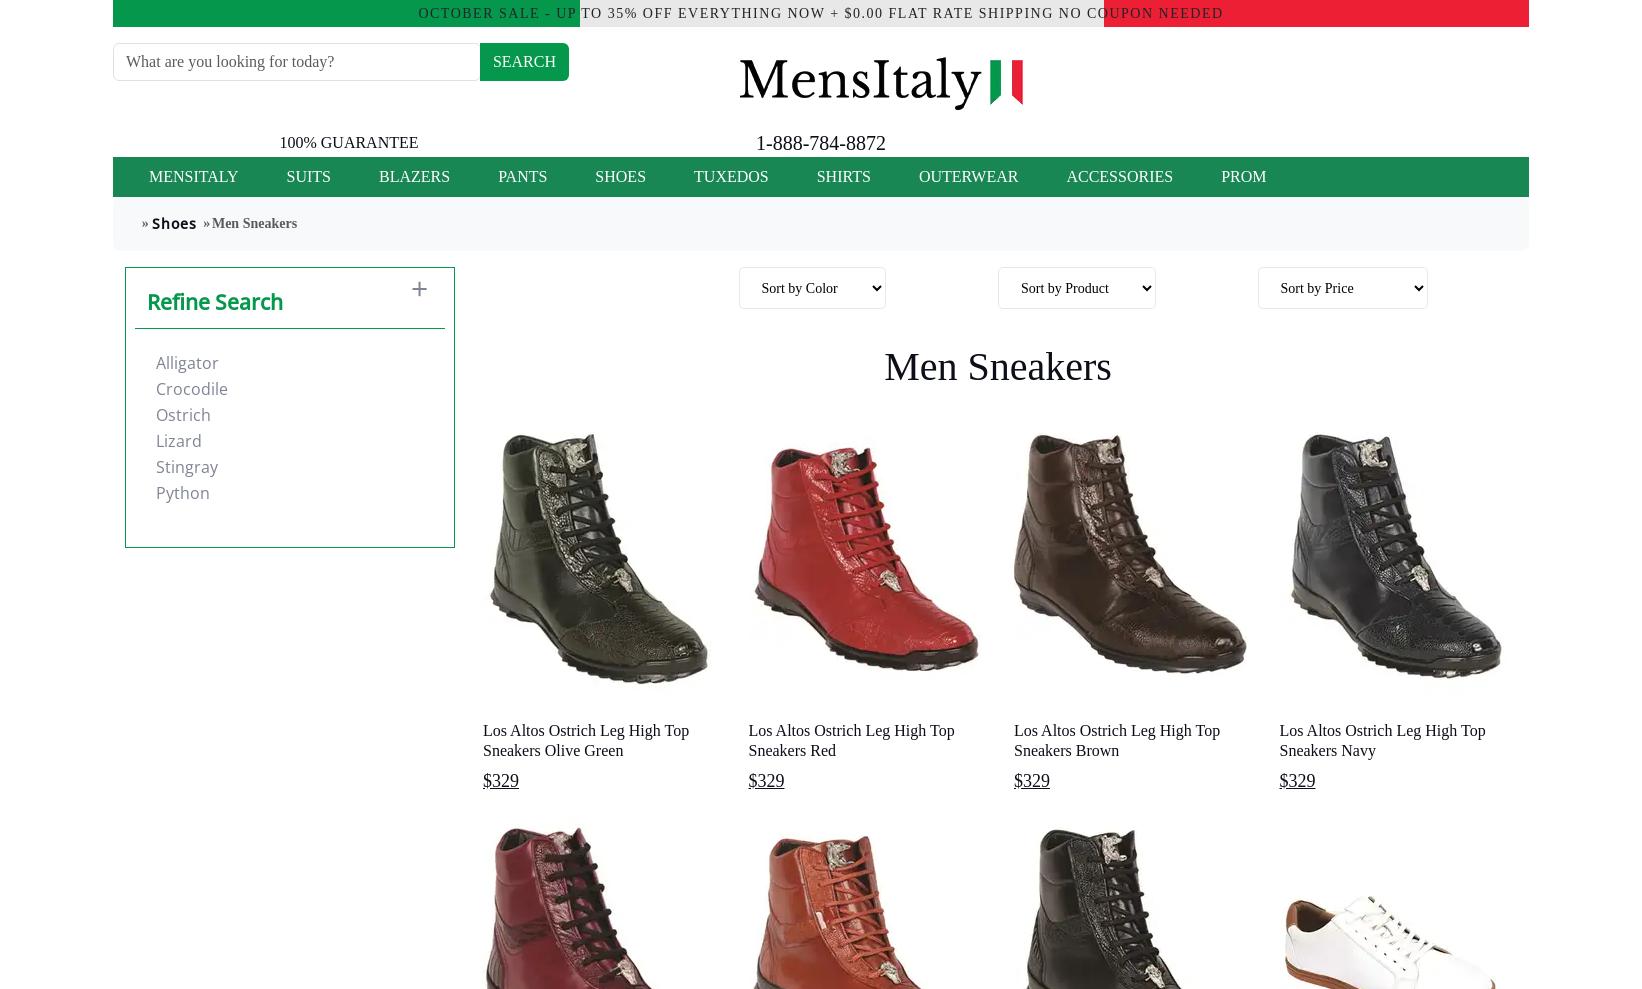 The image size is (1642, 989). What do you see at coordinates (851, 641) in the screenshot?
I see `'Zapatos para Hombre de Piel de Avestruz Completa Original de Calidad Premium'` at bounding box center [851, 641].